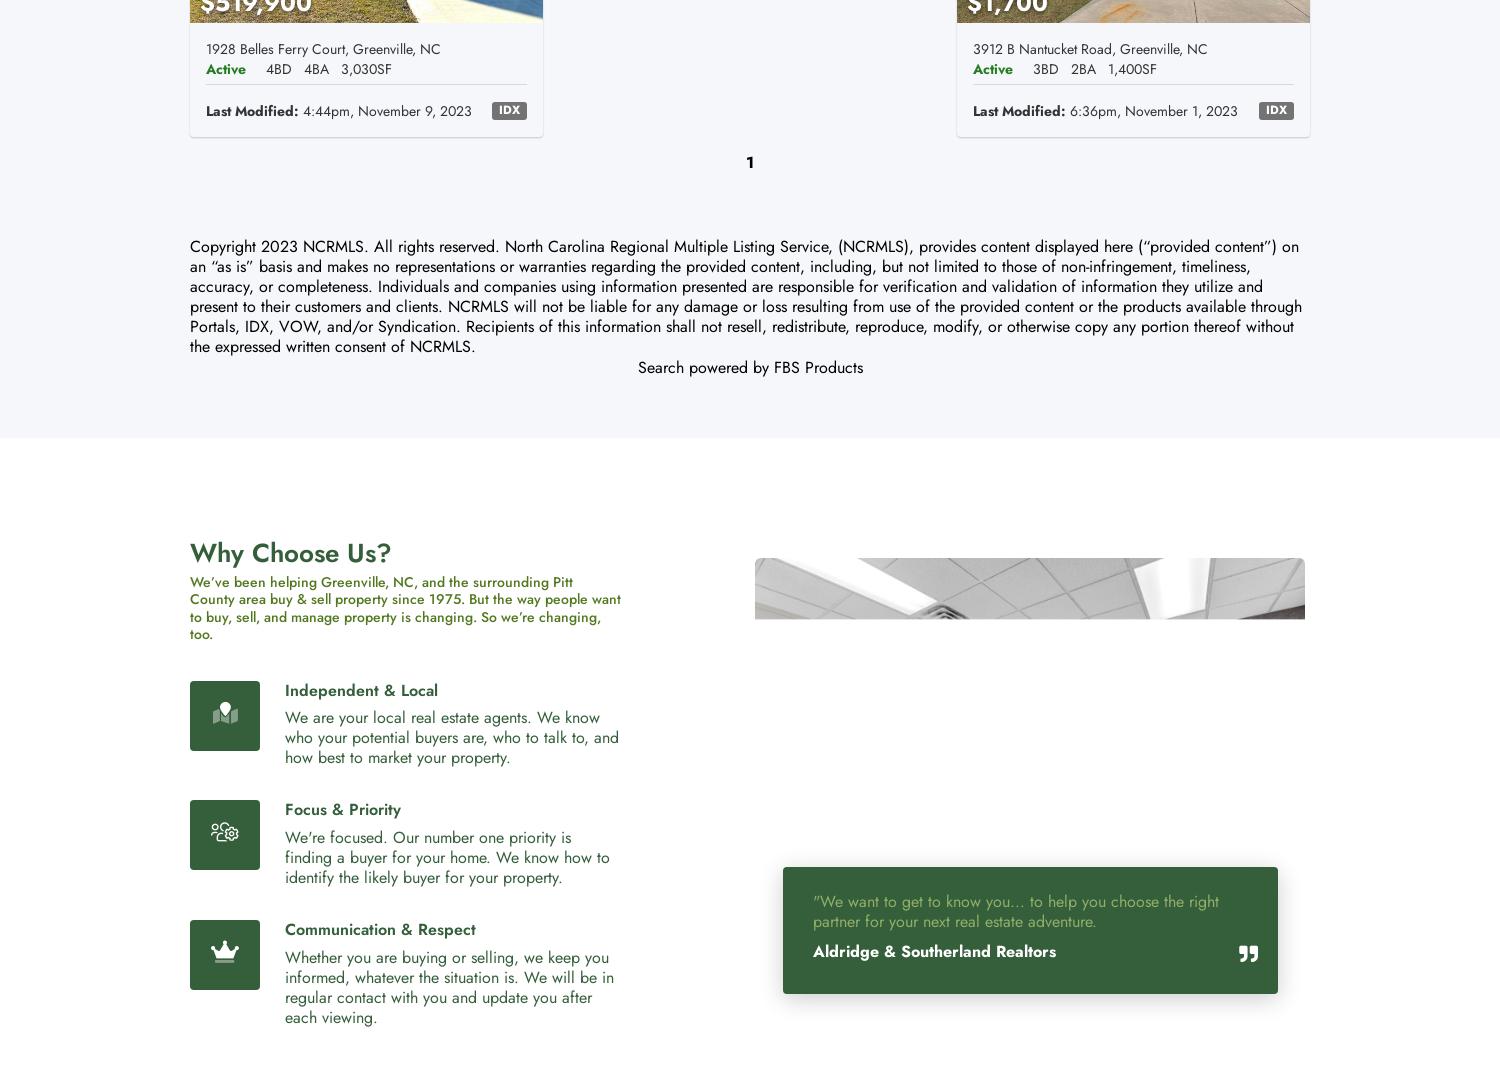 Image resolution: width=1500 pixels, height=1065 pixels. Describe the element at coordinates (1065, 109) in the screenshot. I see `'6:36pm, November 1, 2023'` at that location.